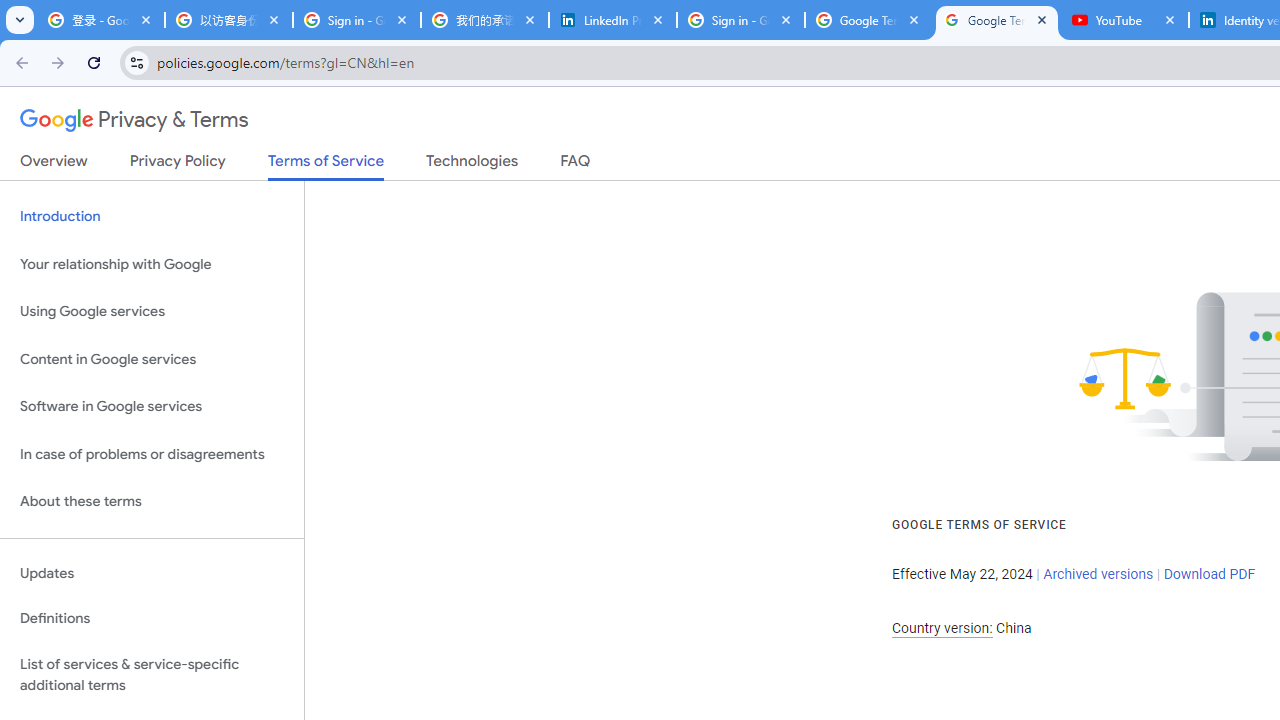  I want to click on 'Archived versions', so click(1097, 574).